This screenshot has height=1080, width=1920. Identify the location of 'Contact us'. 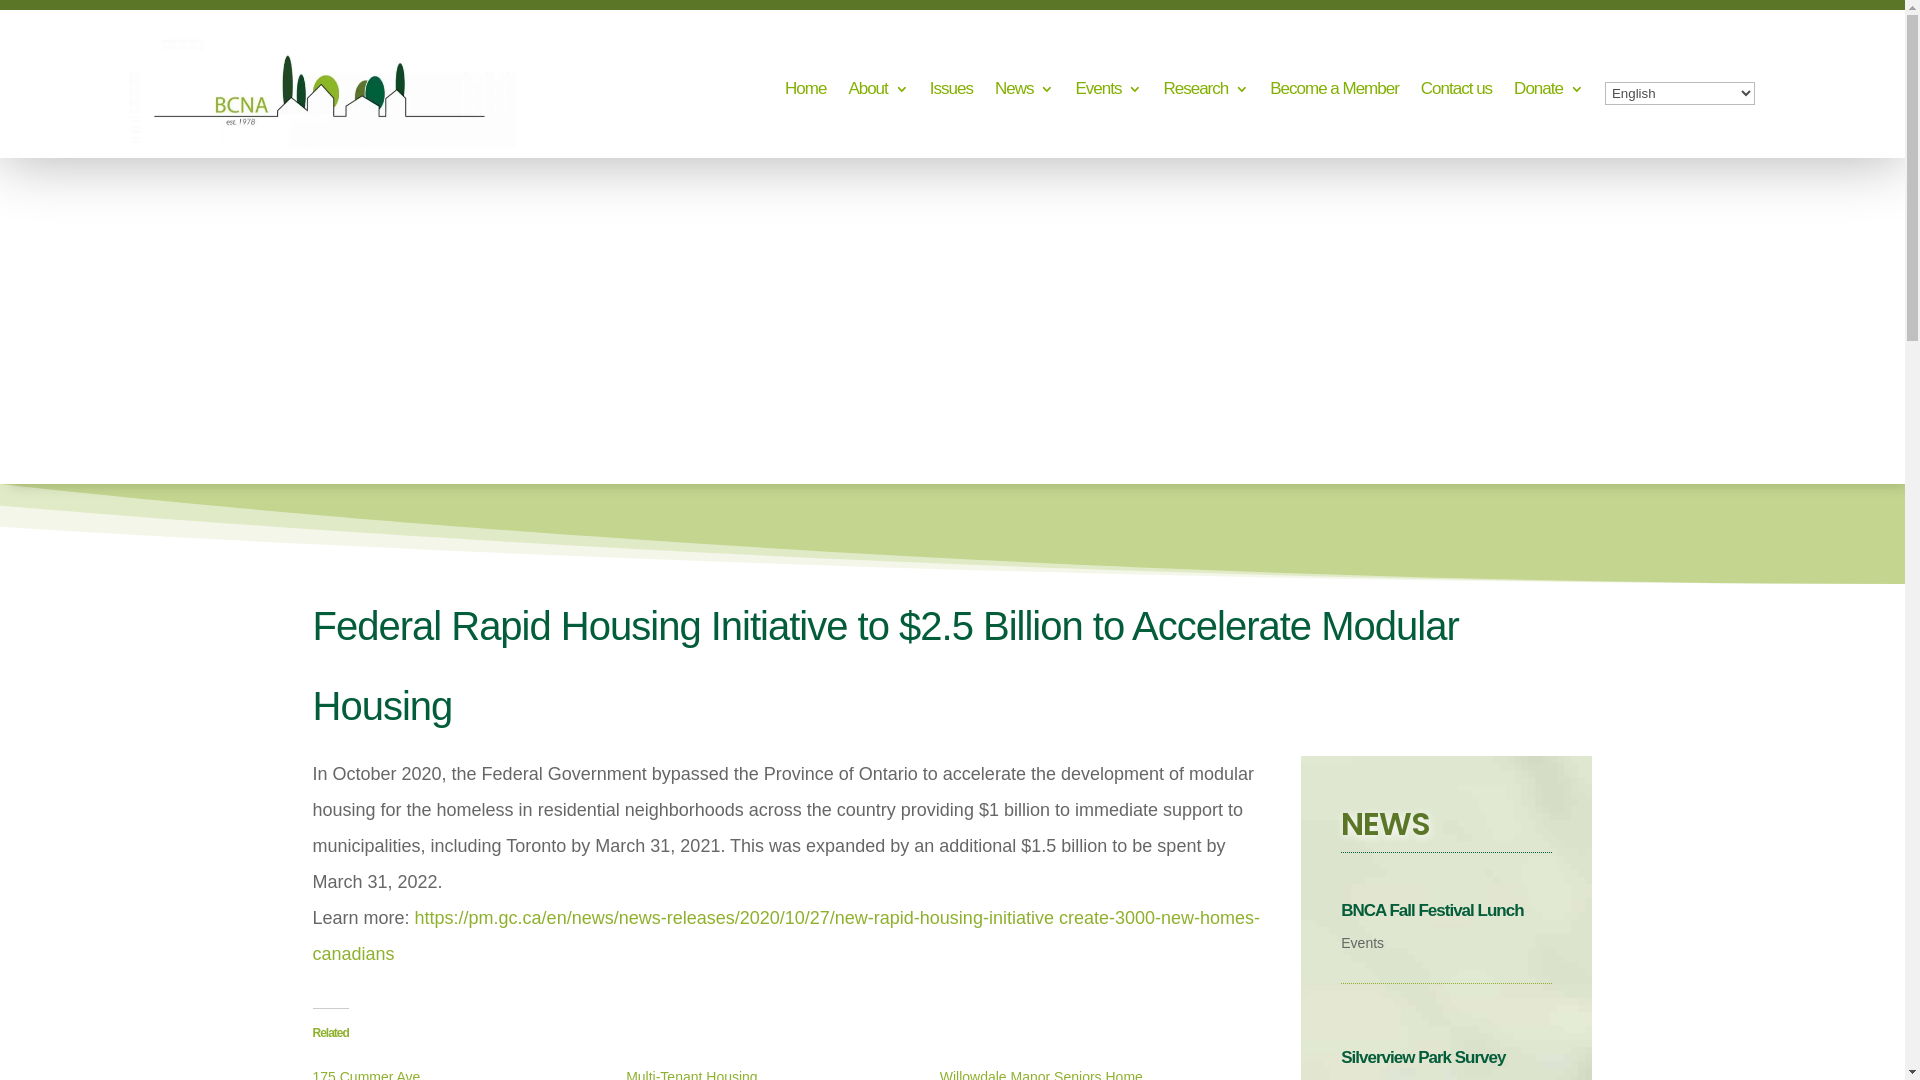
(1419, 93).